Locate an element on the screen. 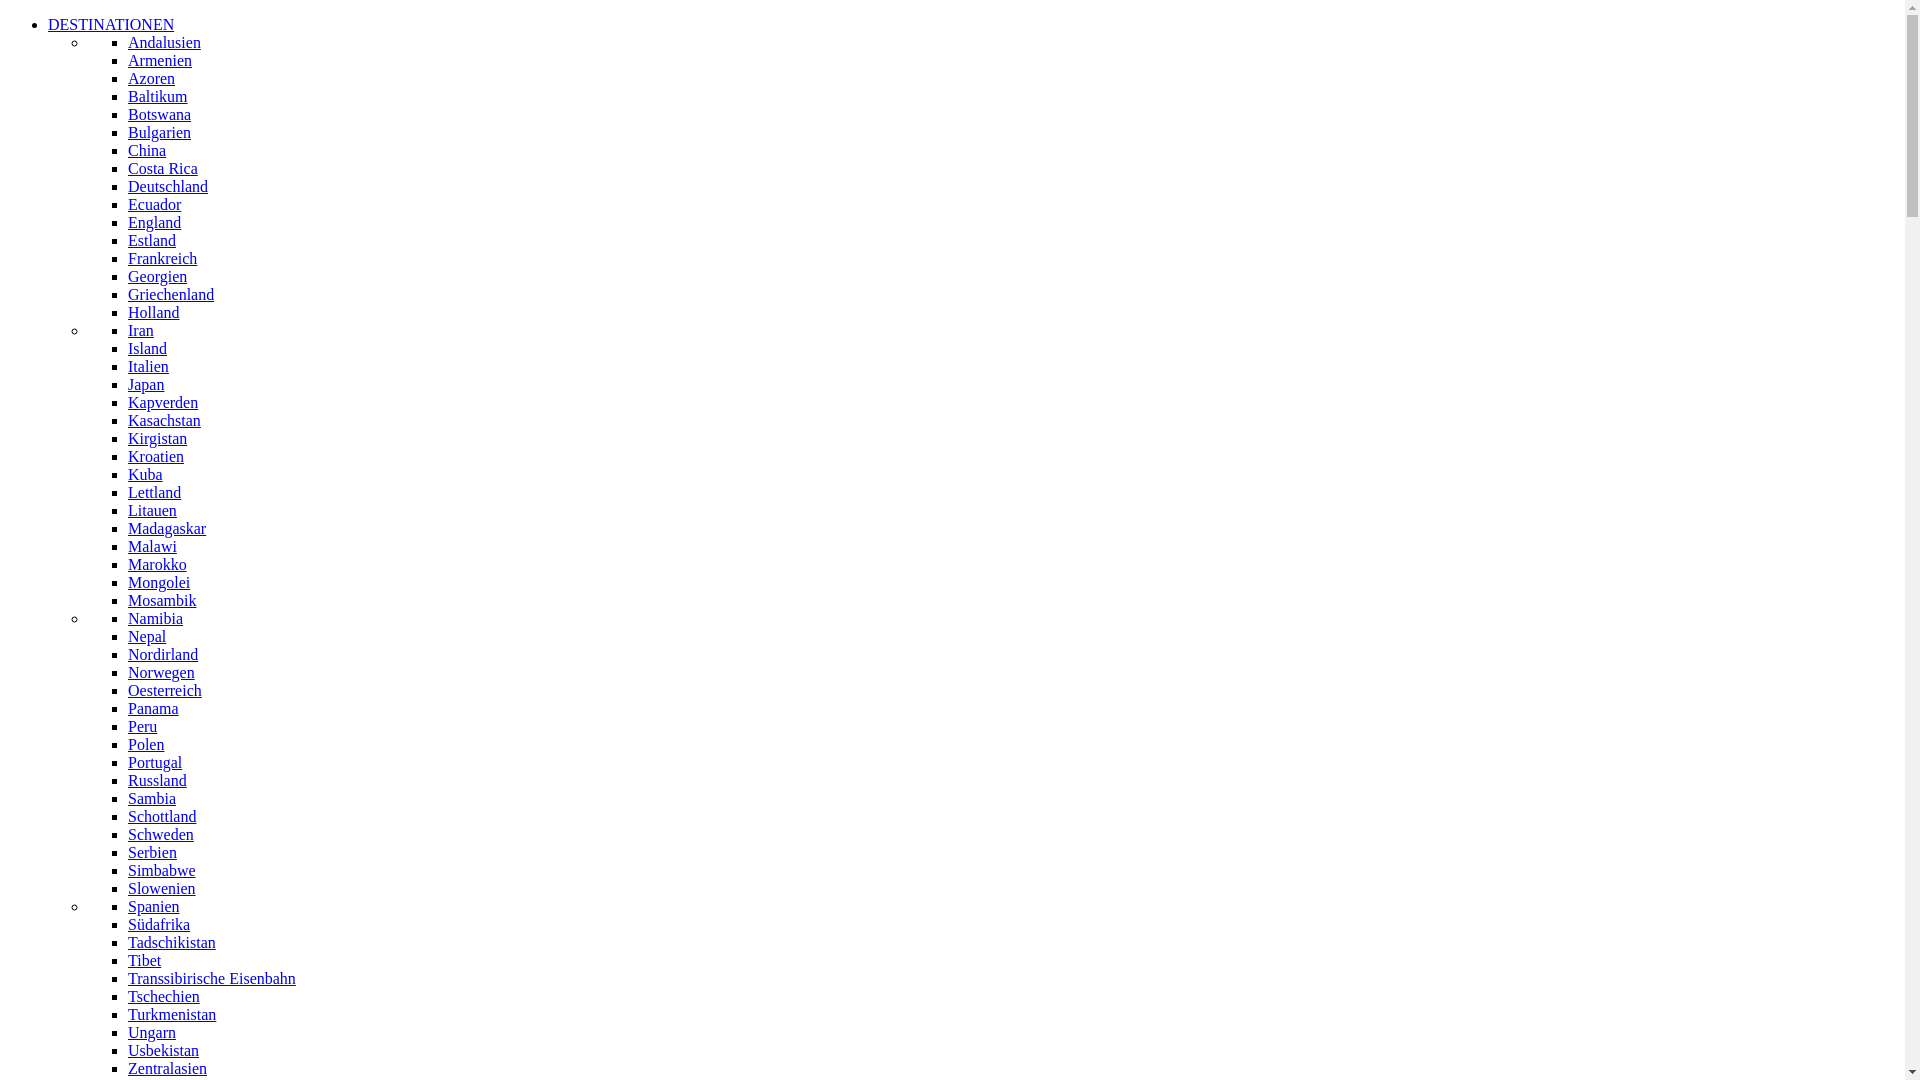 Image resolution: width=1920 pixels, height=1080 pixels. 'DESTINATIONEN' is located at coordinates (48, 24).